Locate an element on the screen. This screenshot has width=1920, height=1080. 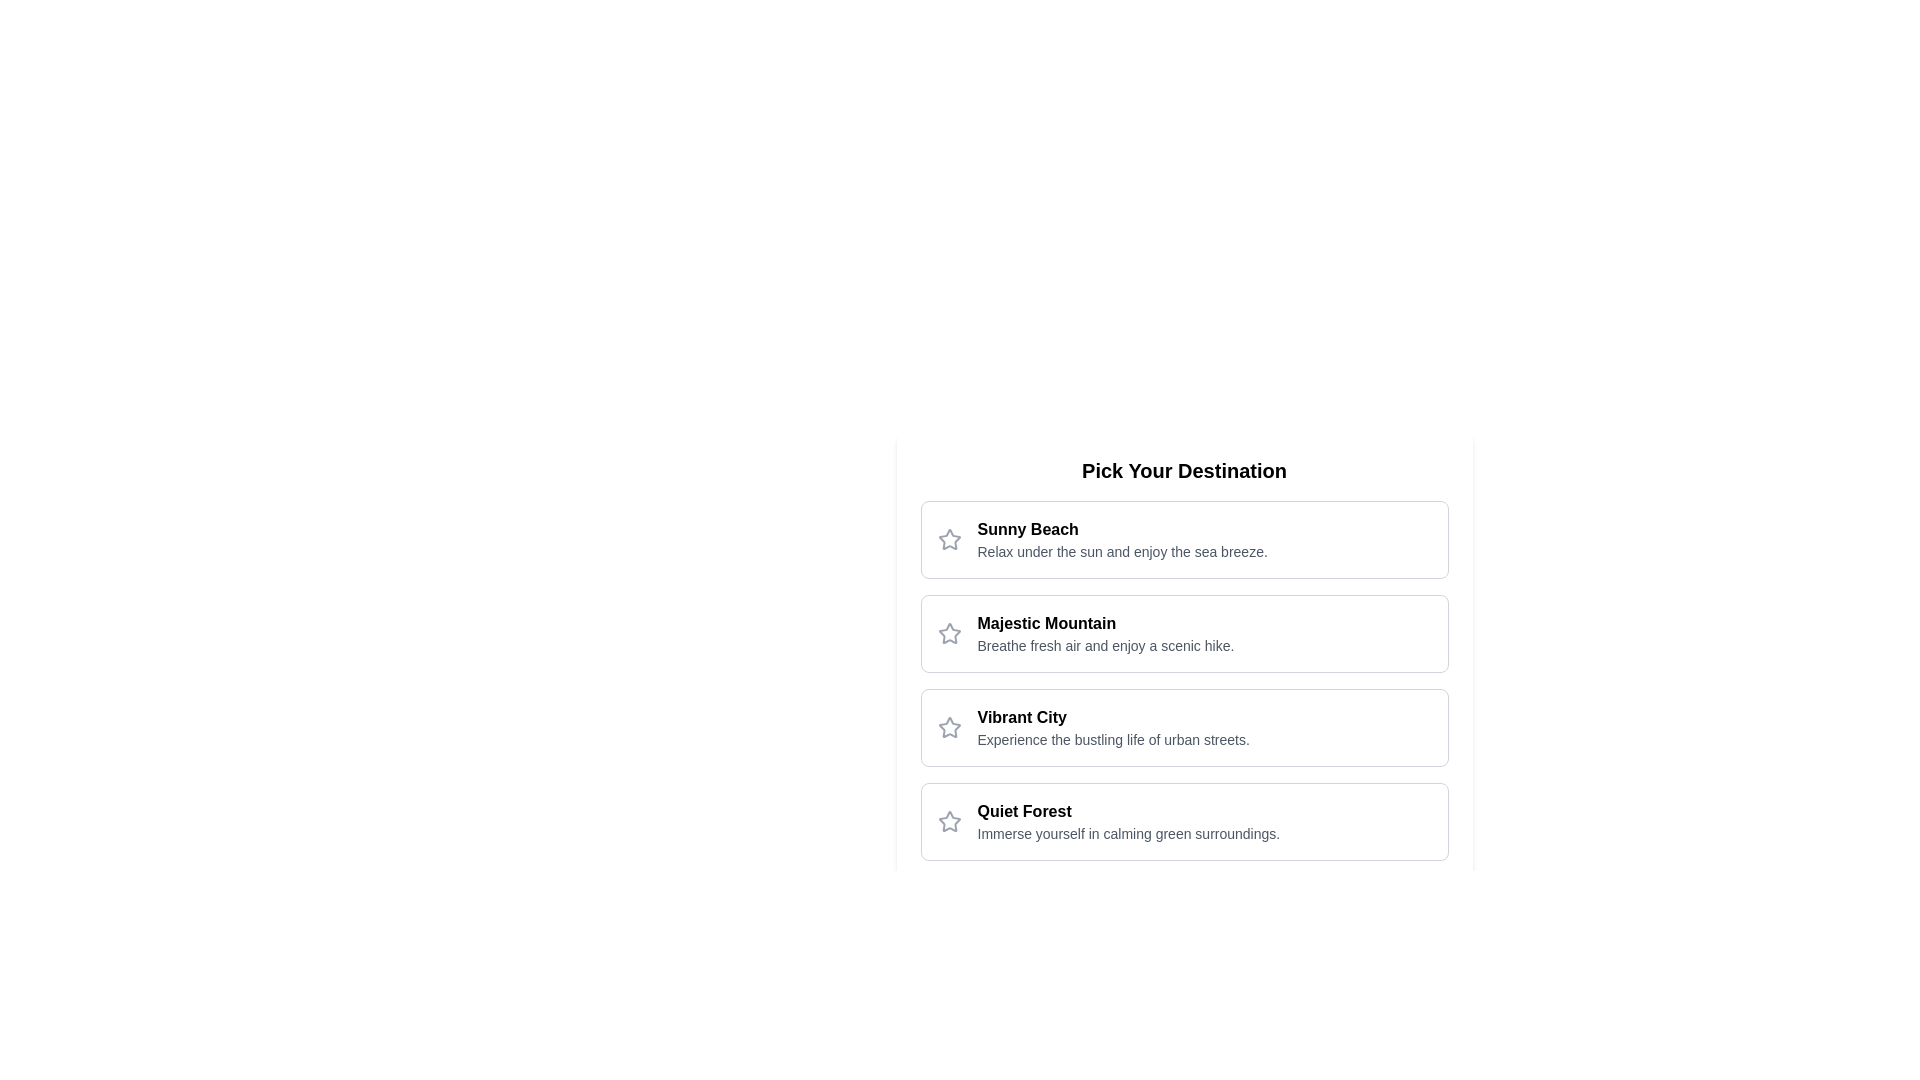
descriptive text for the 'Majestic Mountain' destination option, located below its title and in the second row of a vertical list of selectable options is located at coordinates (1104, 645).